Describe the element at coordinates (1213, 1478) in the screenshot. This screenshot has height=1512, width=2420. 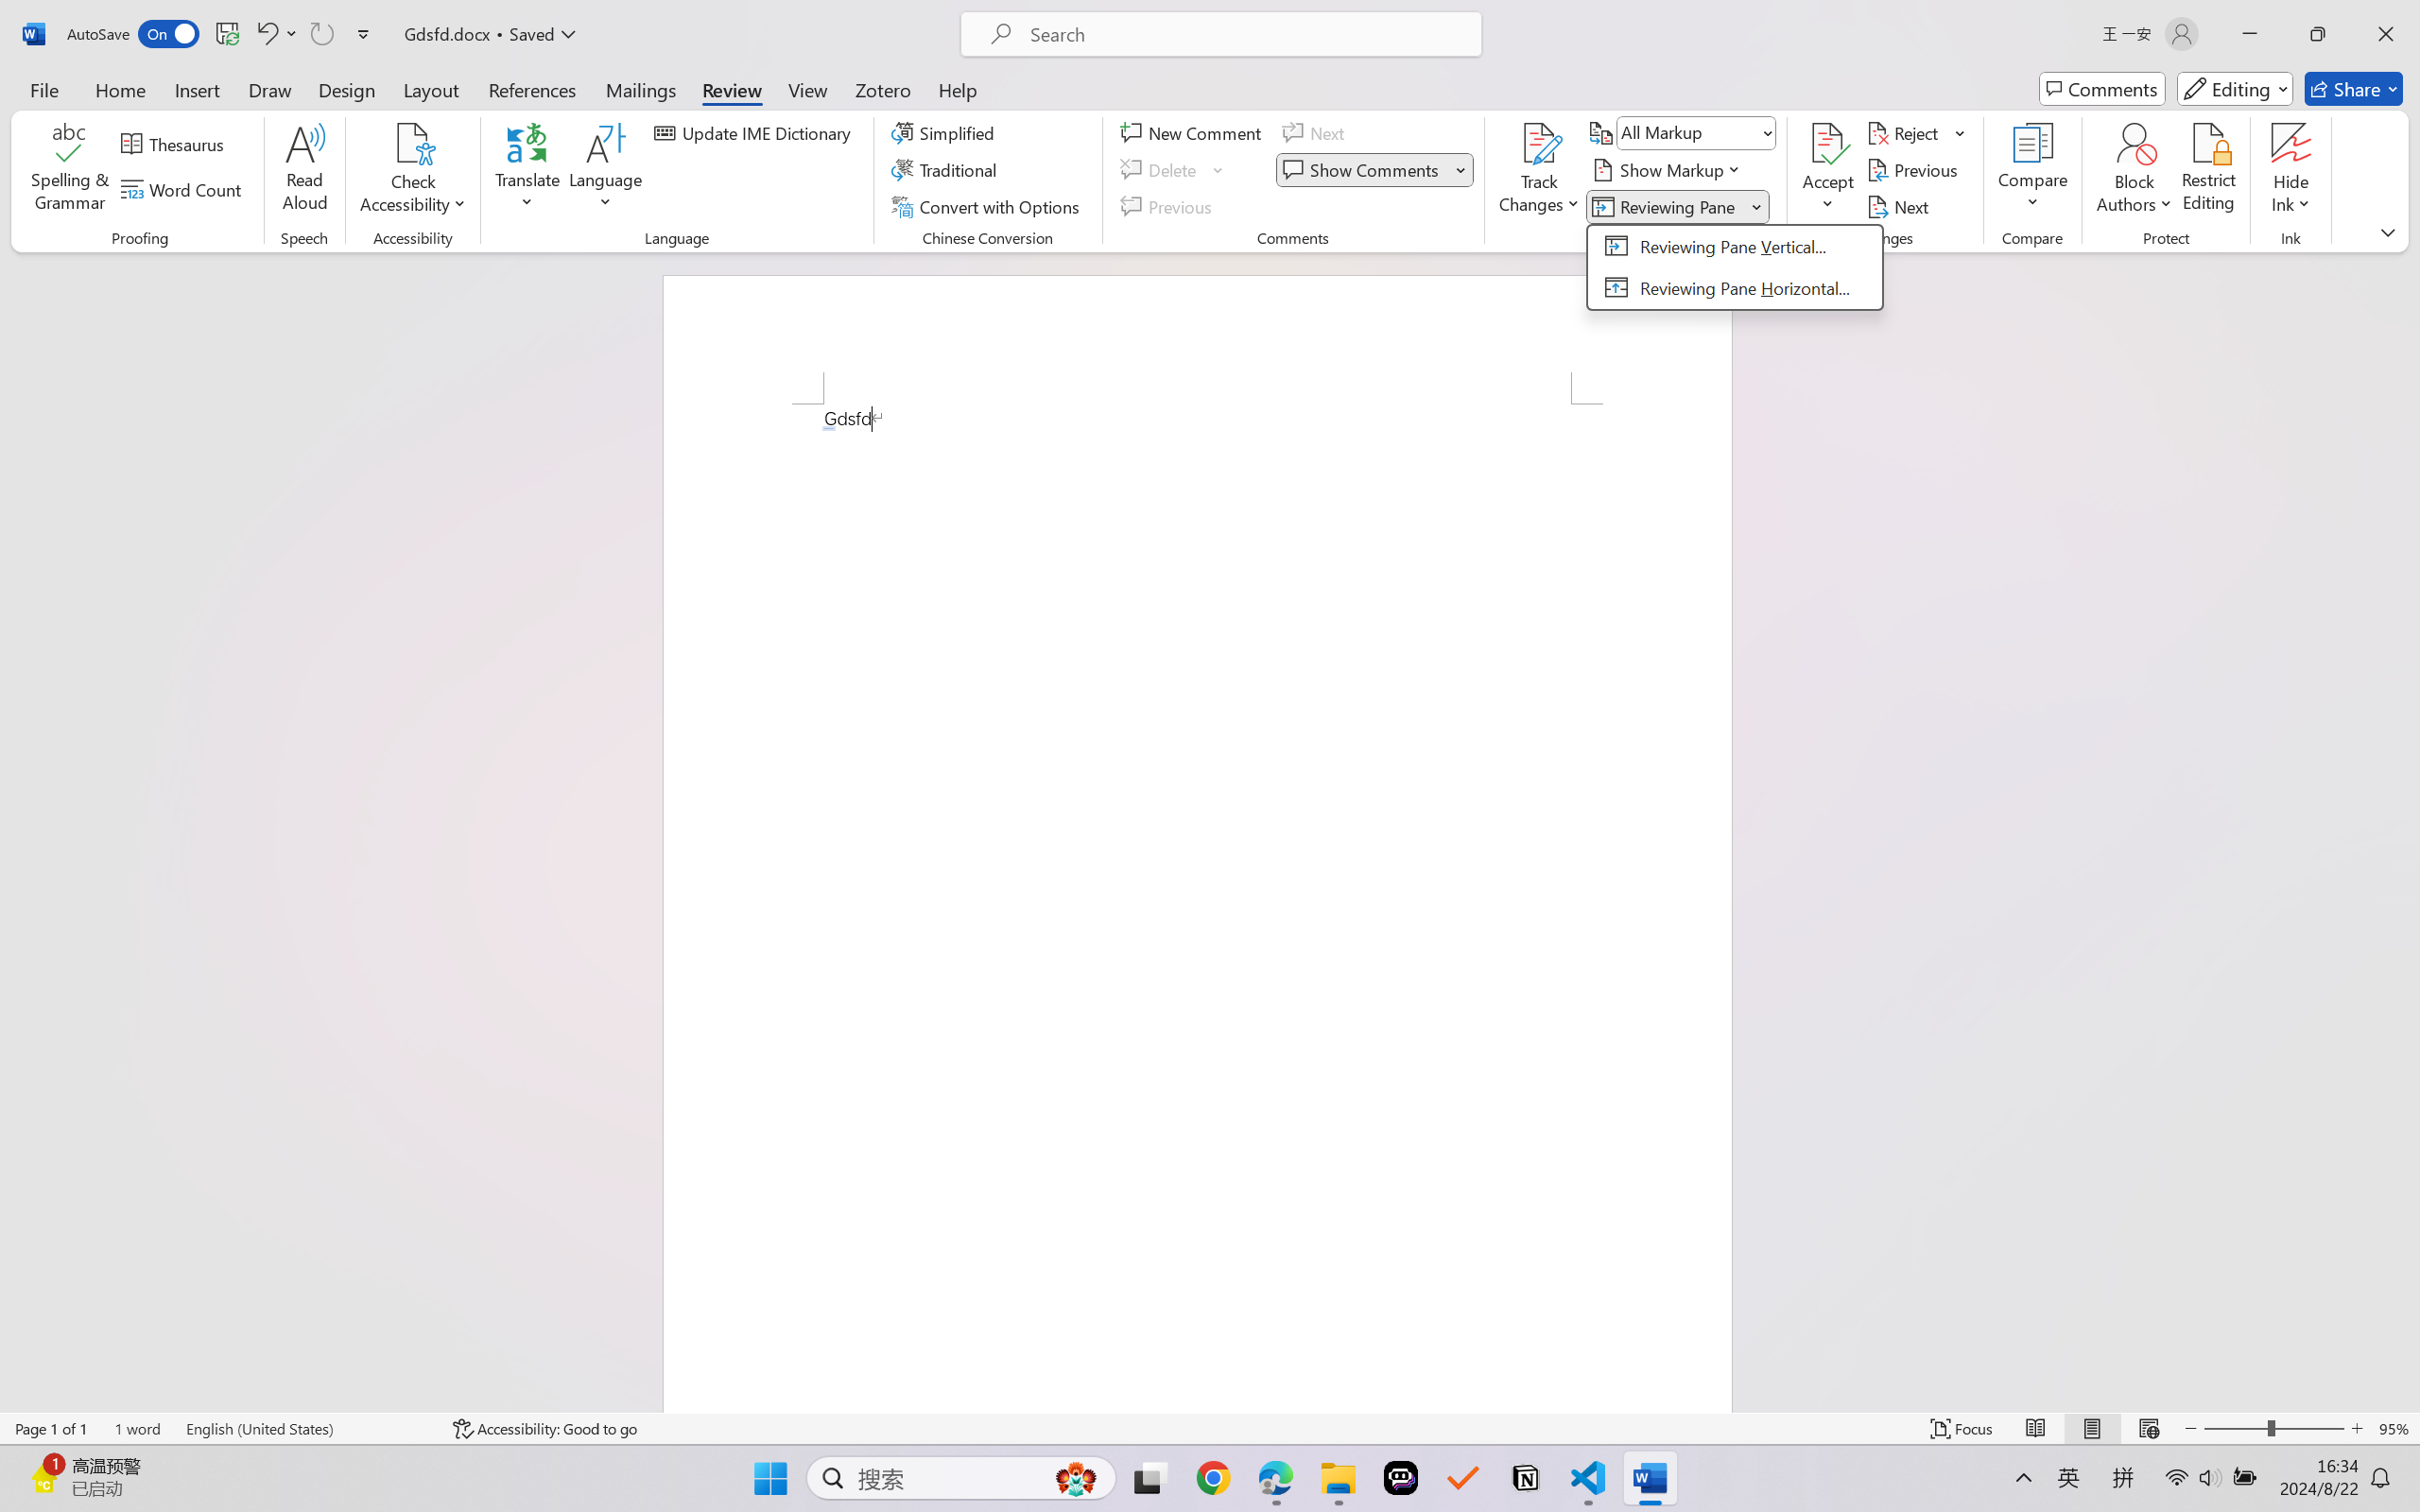
I see `'Google Chrome'` at that location.